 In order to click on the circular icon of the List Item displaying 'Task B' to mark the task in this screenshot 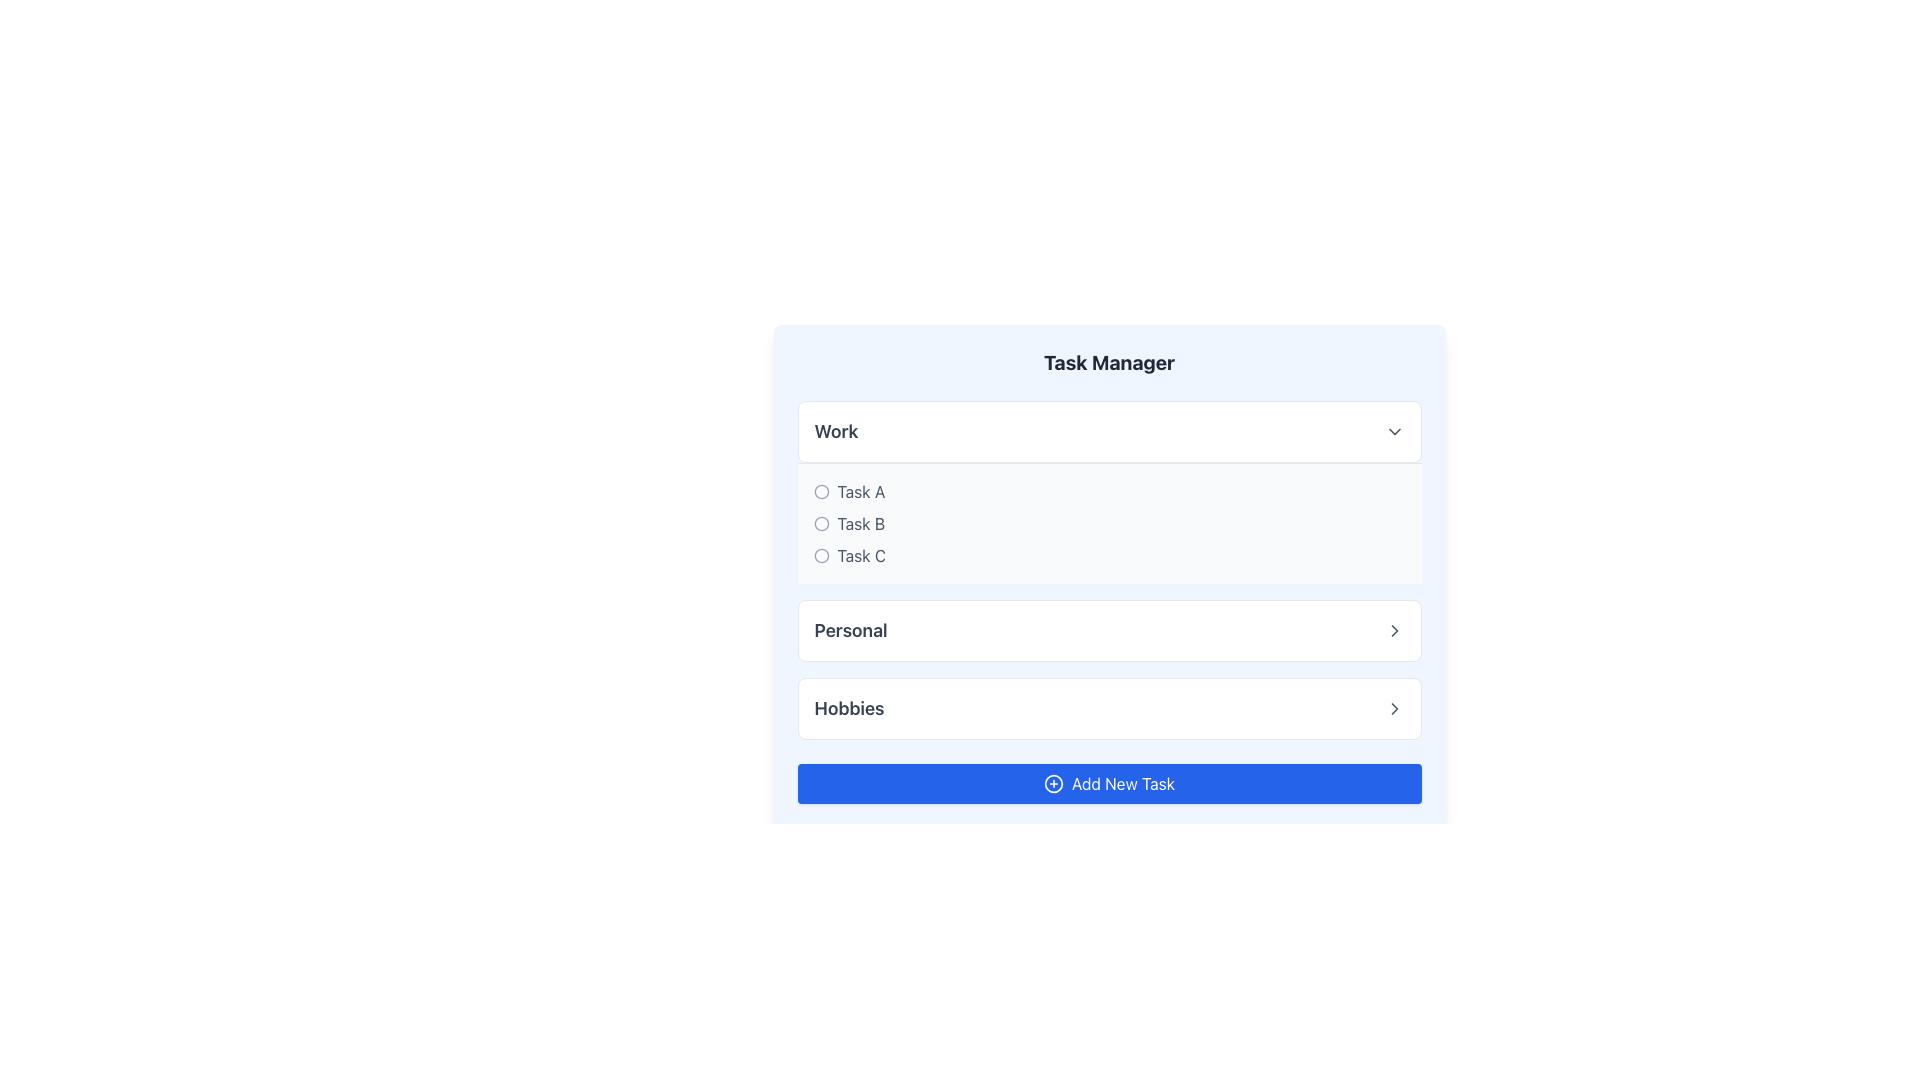, I will do `click(1108, 523)`.